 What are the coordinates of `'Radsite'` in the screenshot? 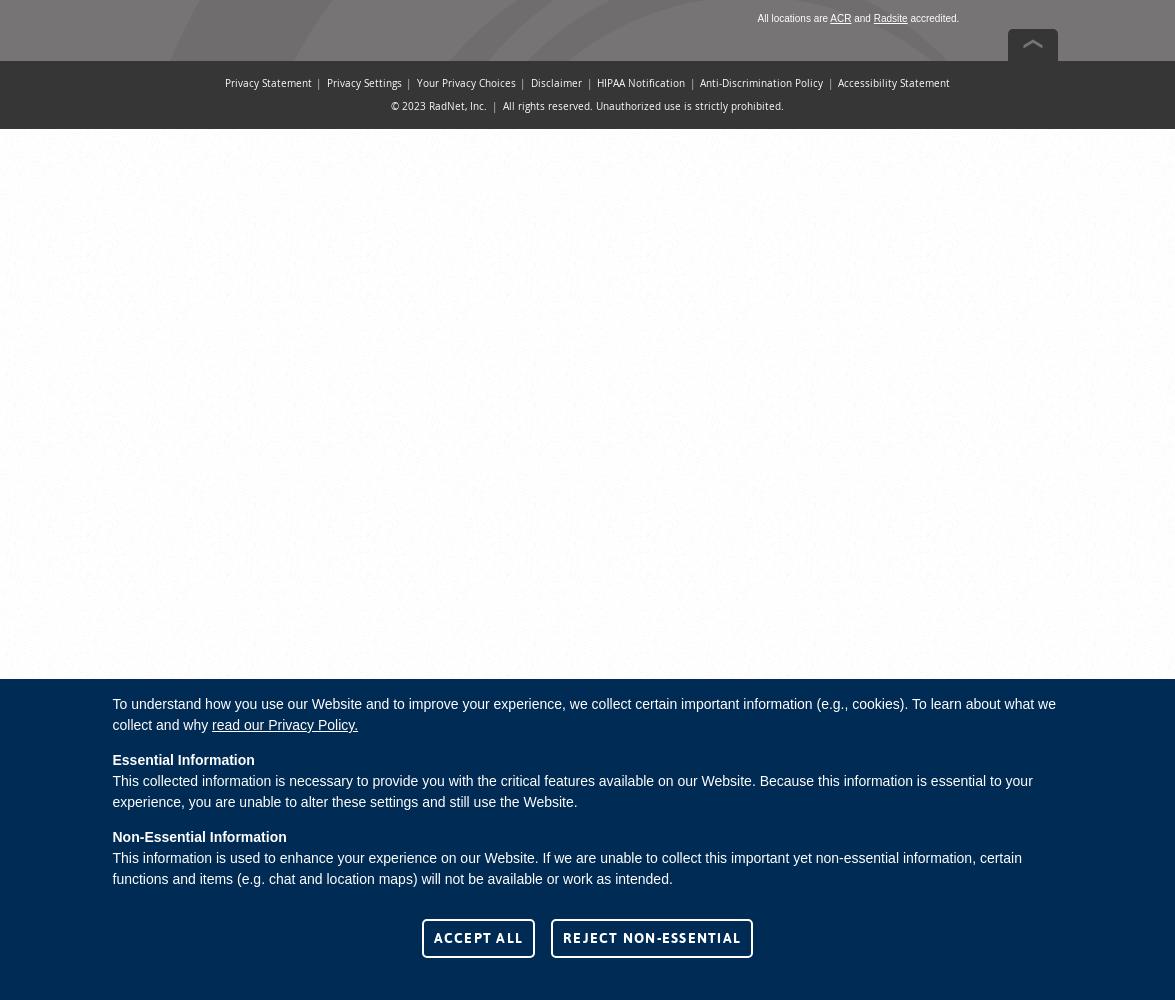 It's located at (872, 18).